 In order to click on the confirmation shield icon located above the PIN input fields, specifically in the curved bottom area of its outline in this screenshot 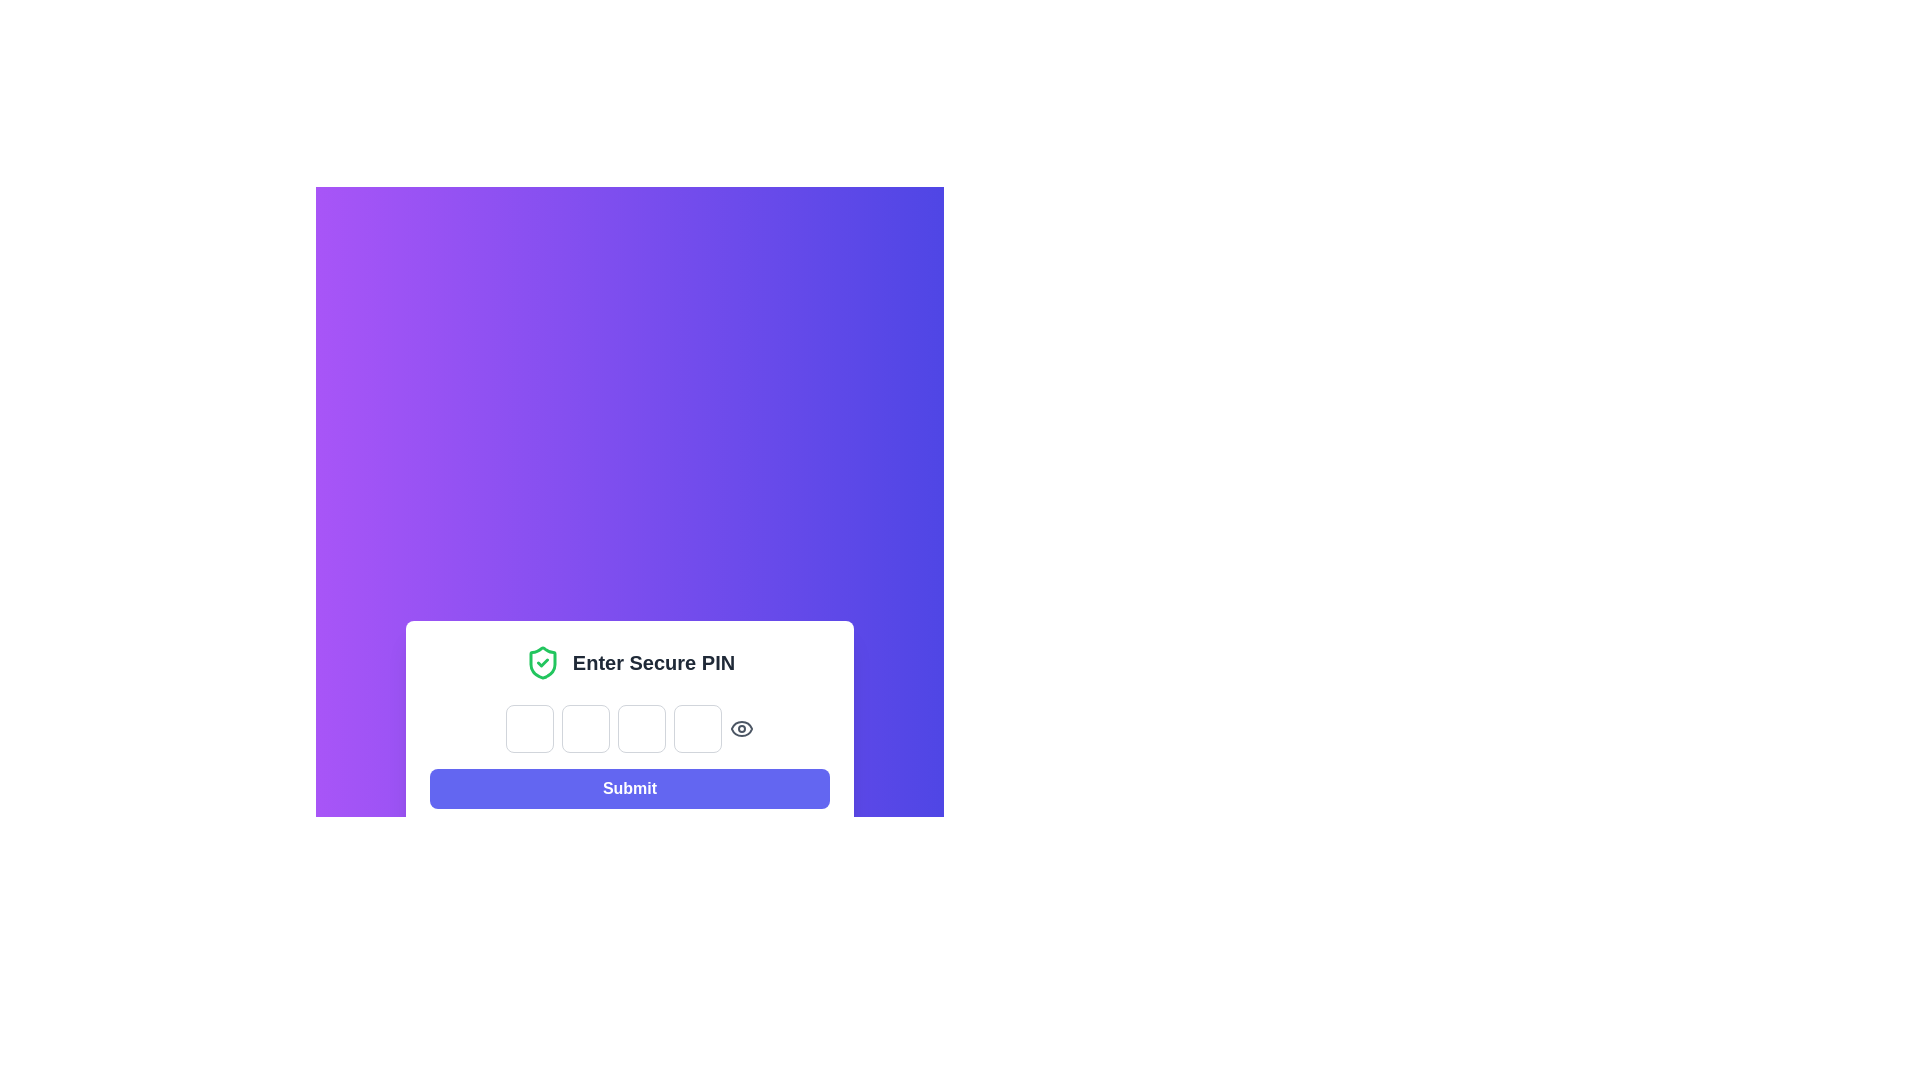, I will do `click(542, 663)`.